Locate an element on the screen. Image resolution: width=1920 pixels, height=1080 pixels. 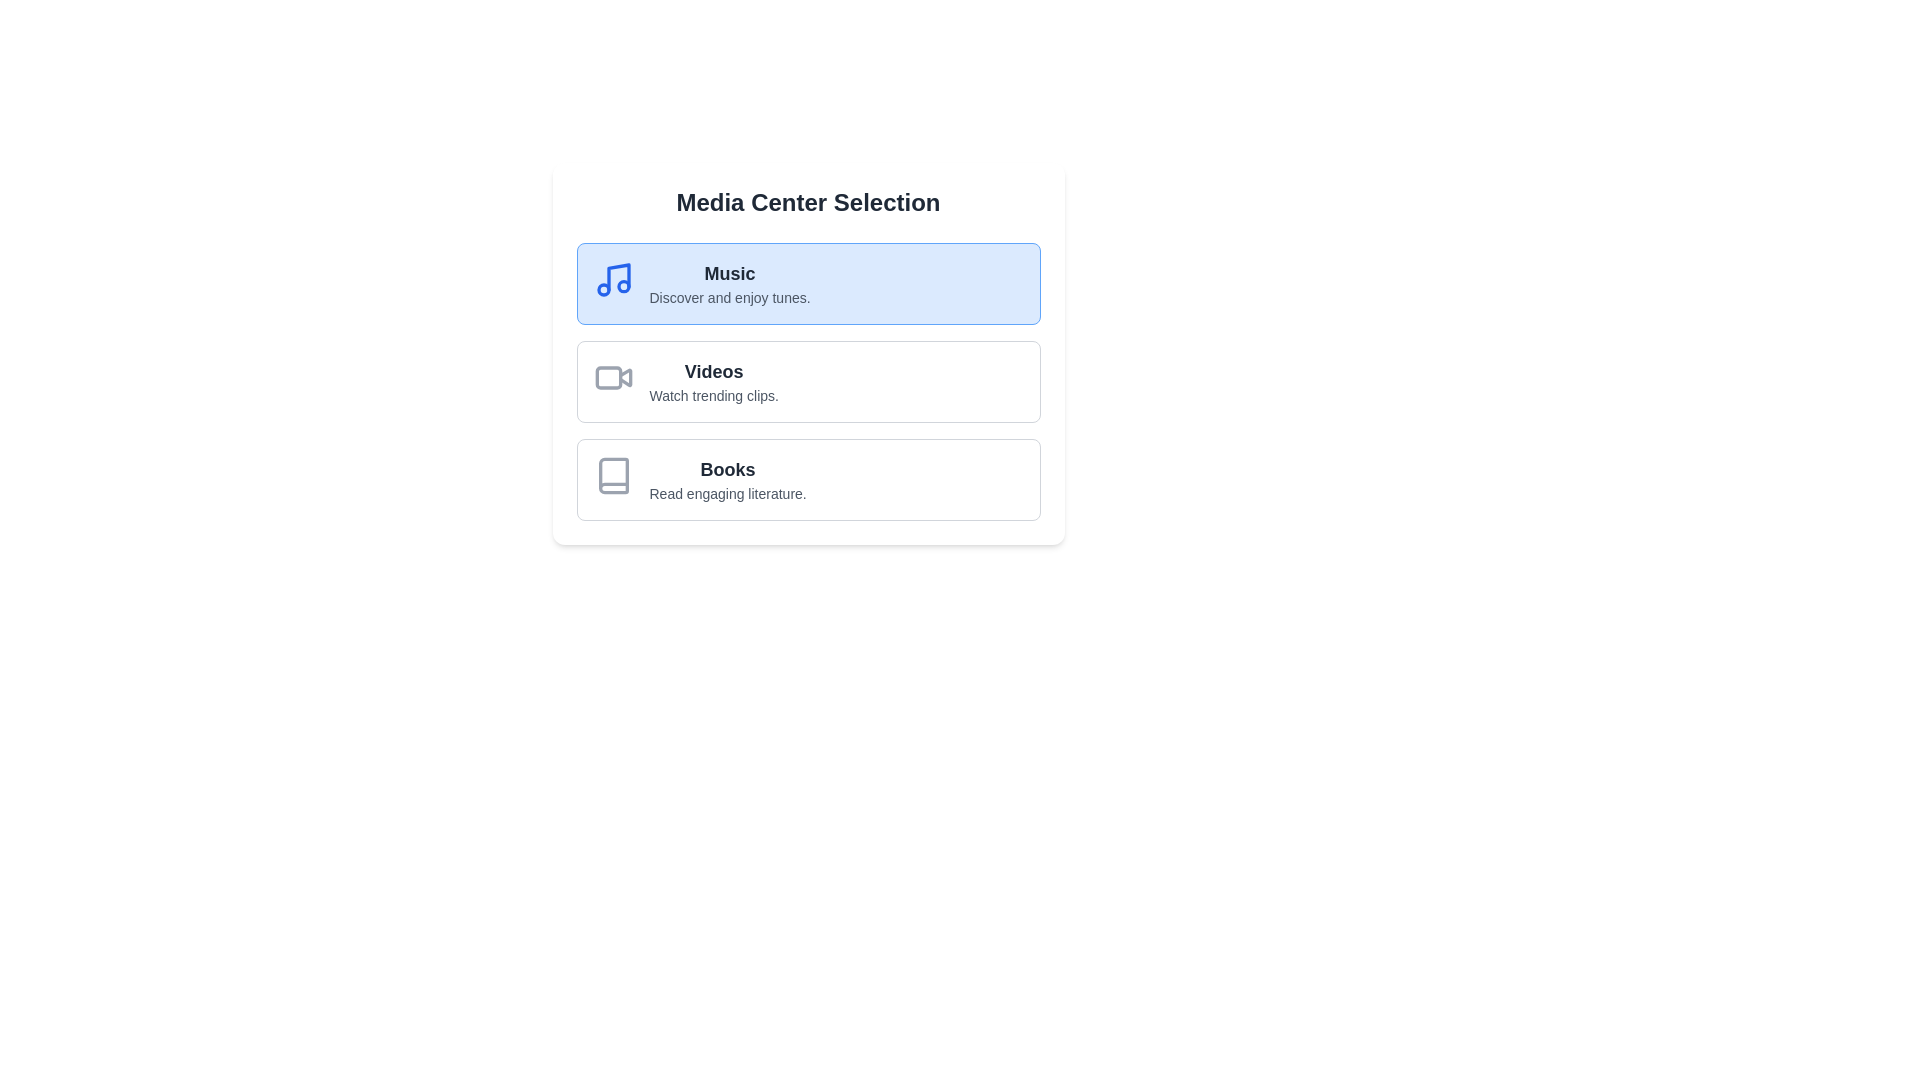
the icon representation of a closed book located in the 'Books' selection option of the 'Media Center Selection' interface is located at coordinates (612, 475).